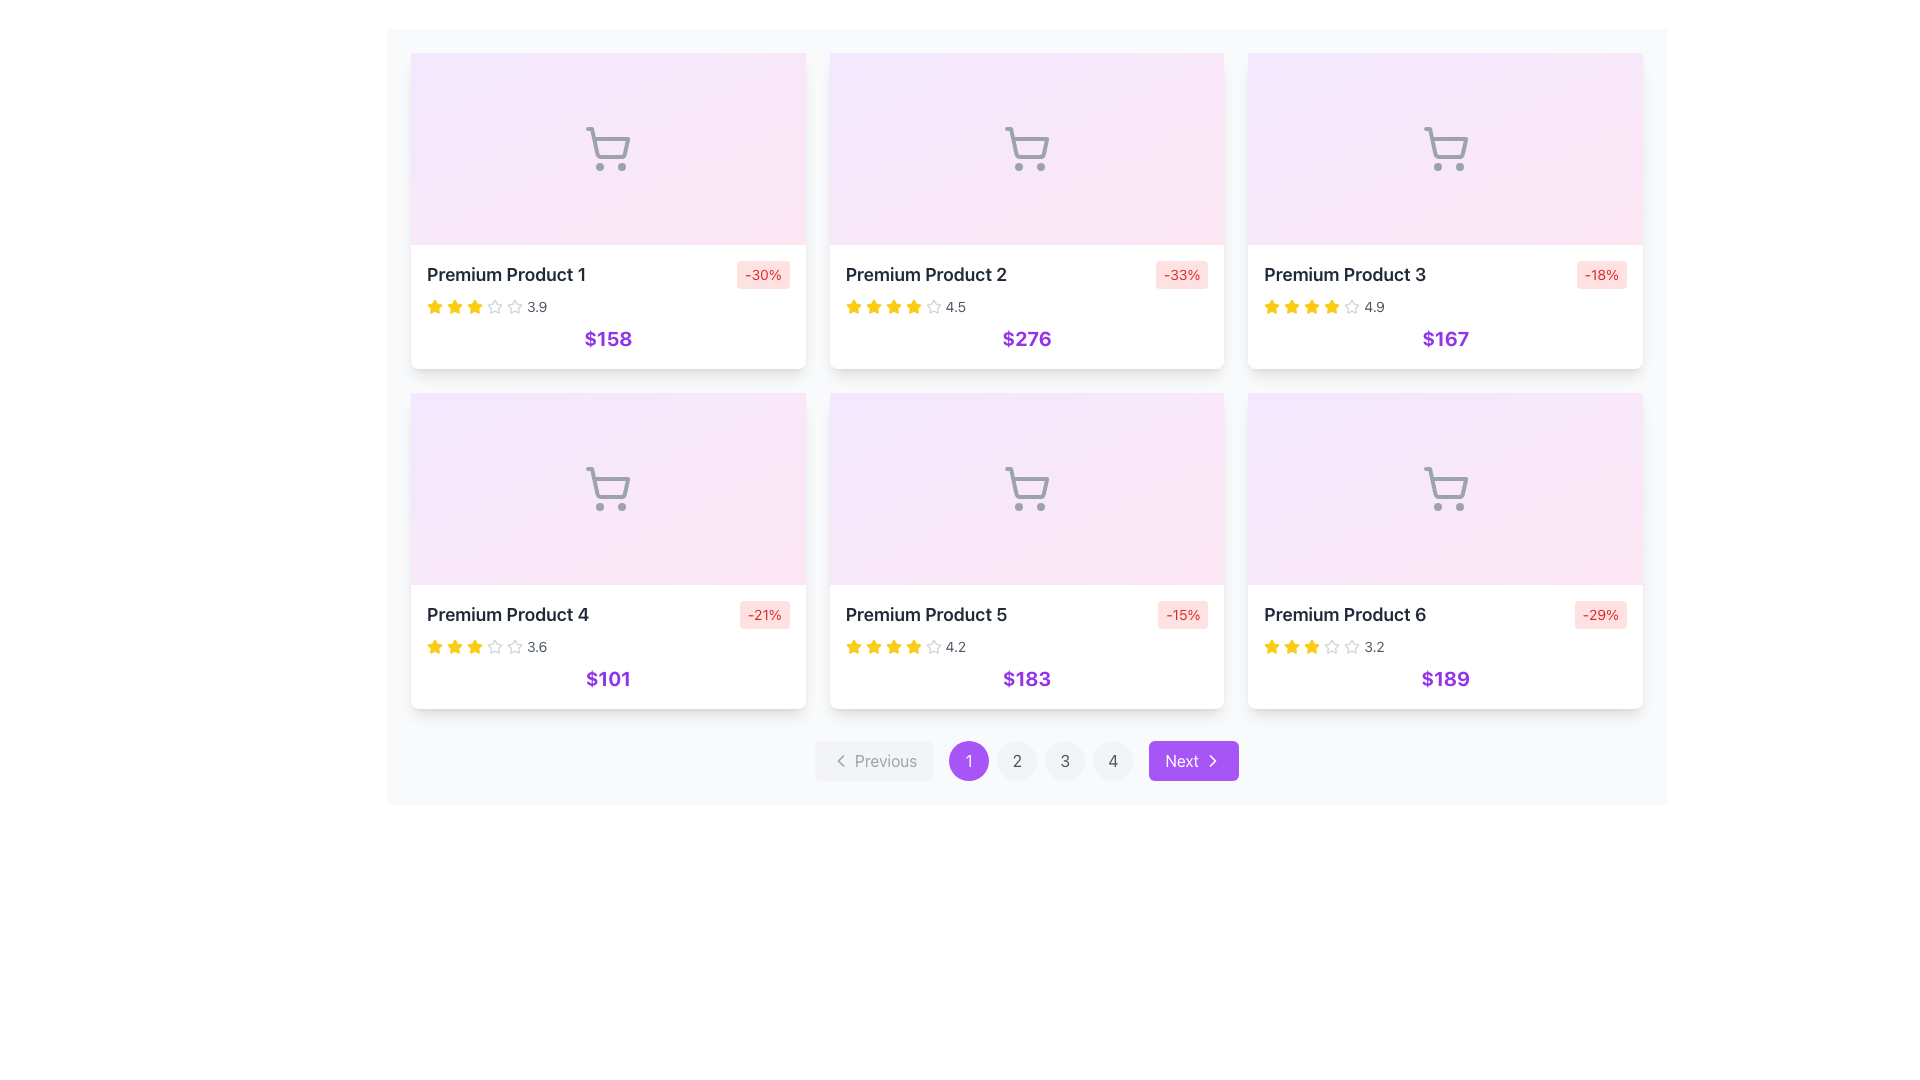 Image resolution: width=1920 pixels, height=1080 pixels. I want to click on the third yellow star rating icon in the second product card of the first row in the grid layout, so click(892, 306).